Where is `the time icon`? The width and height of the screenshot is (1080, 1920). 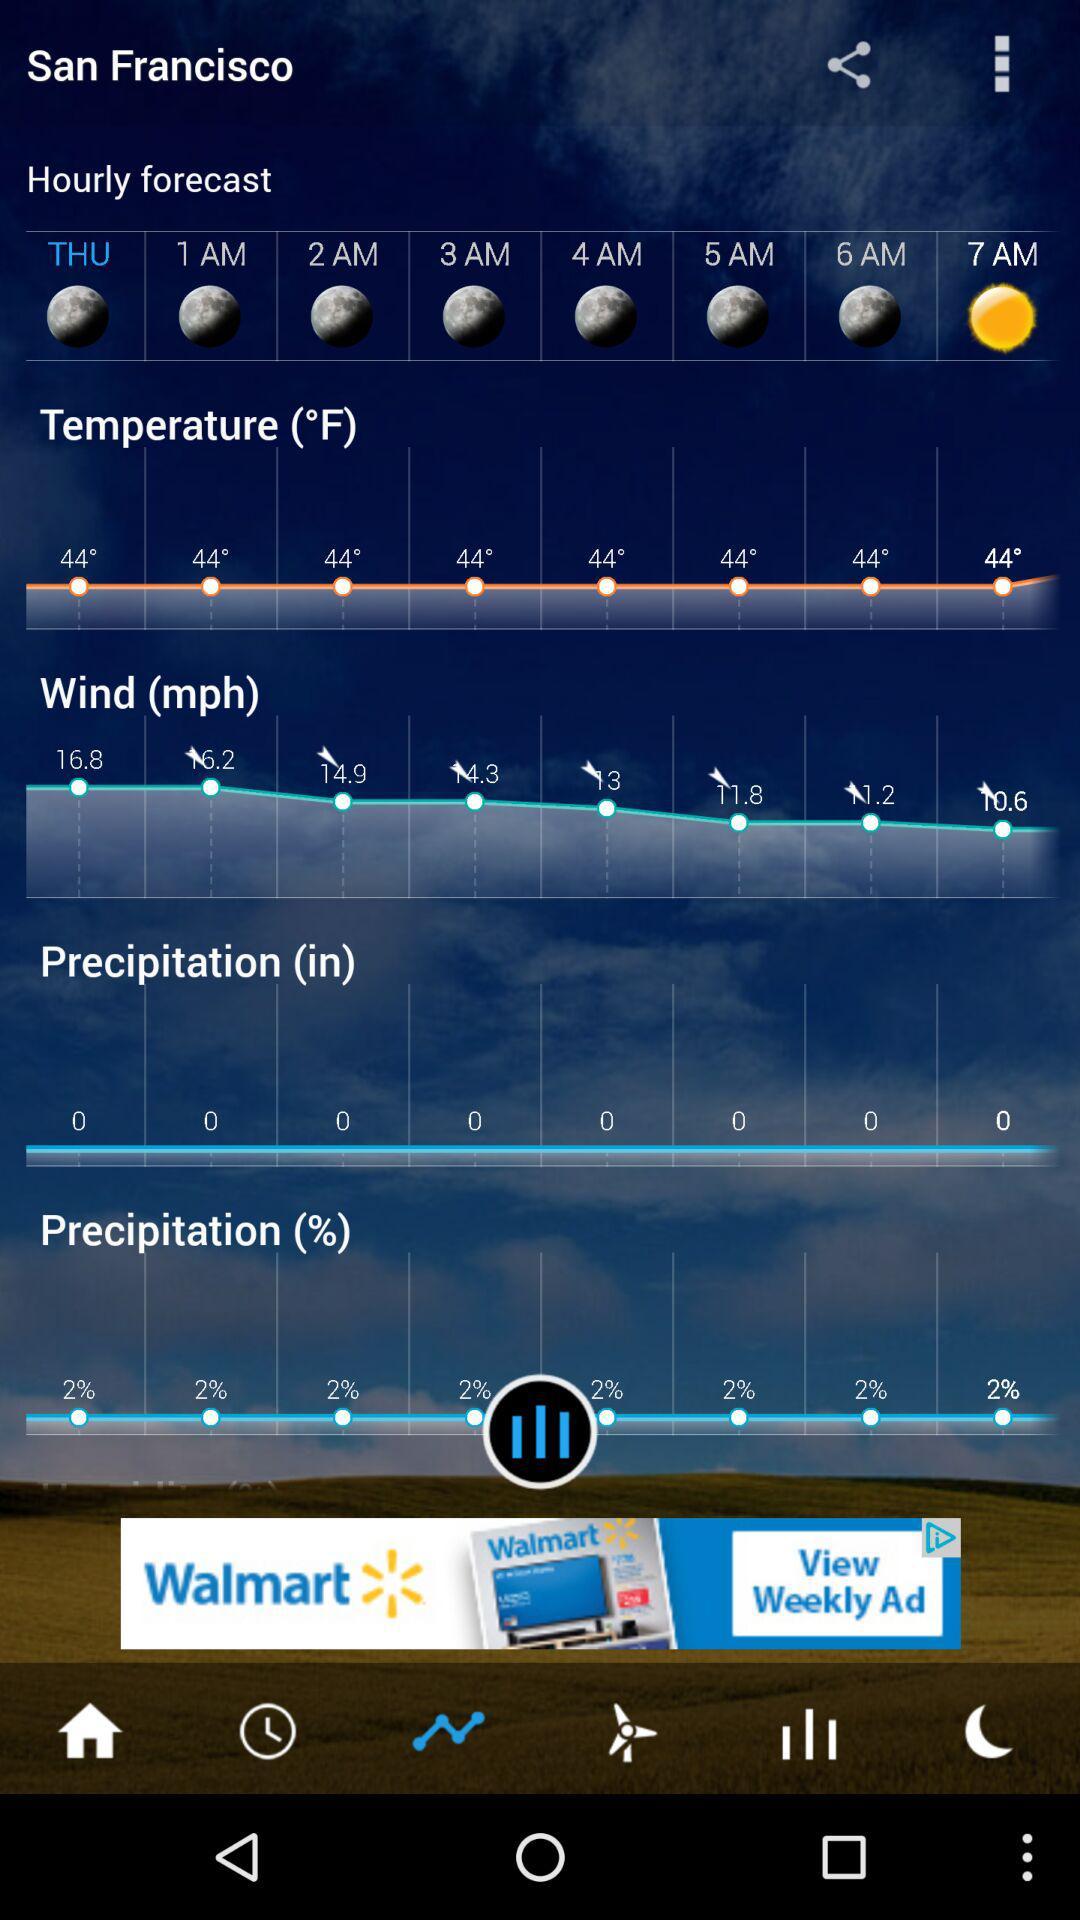 the time icon is located at coordinates (270, 1849).